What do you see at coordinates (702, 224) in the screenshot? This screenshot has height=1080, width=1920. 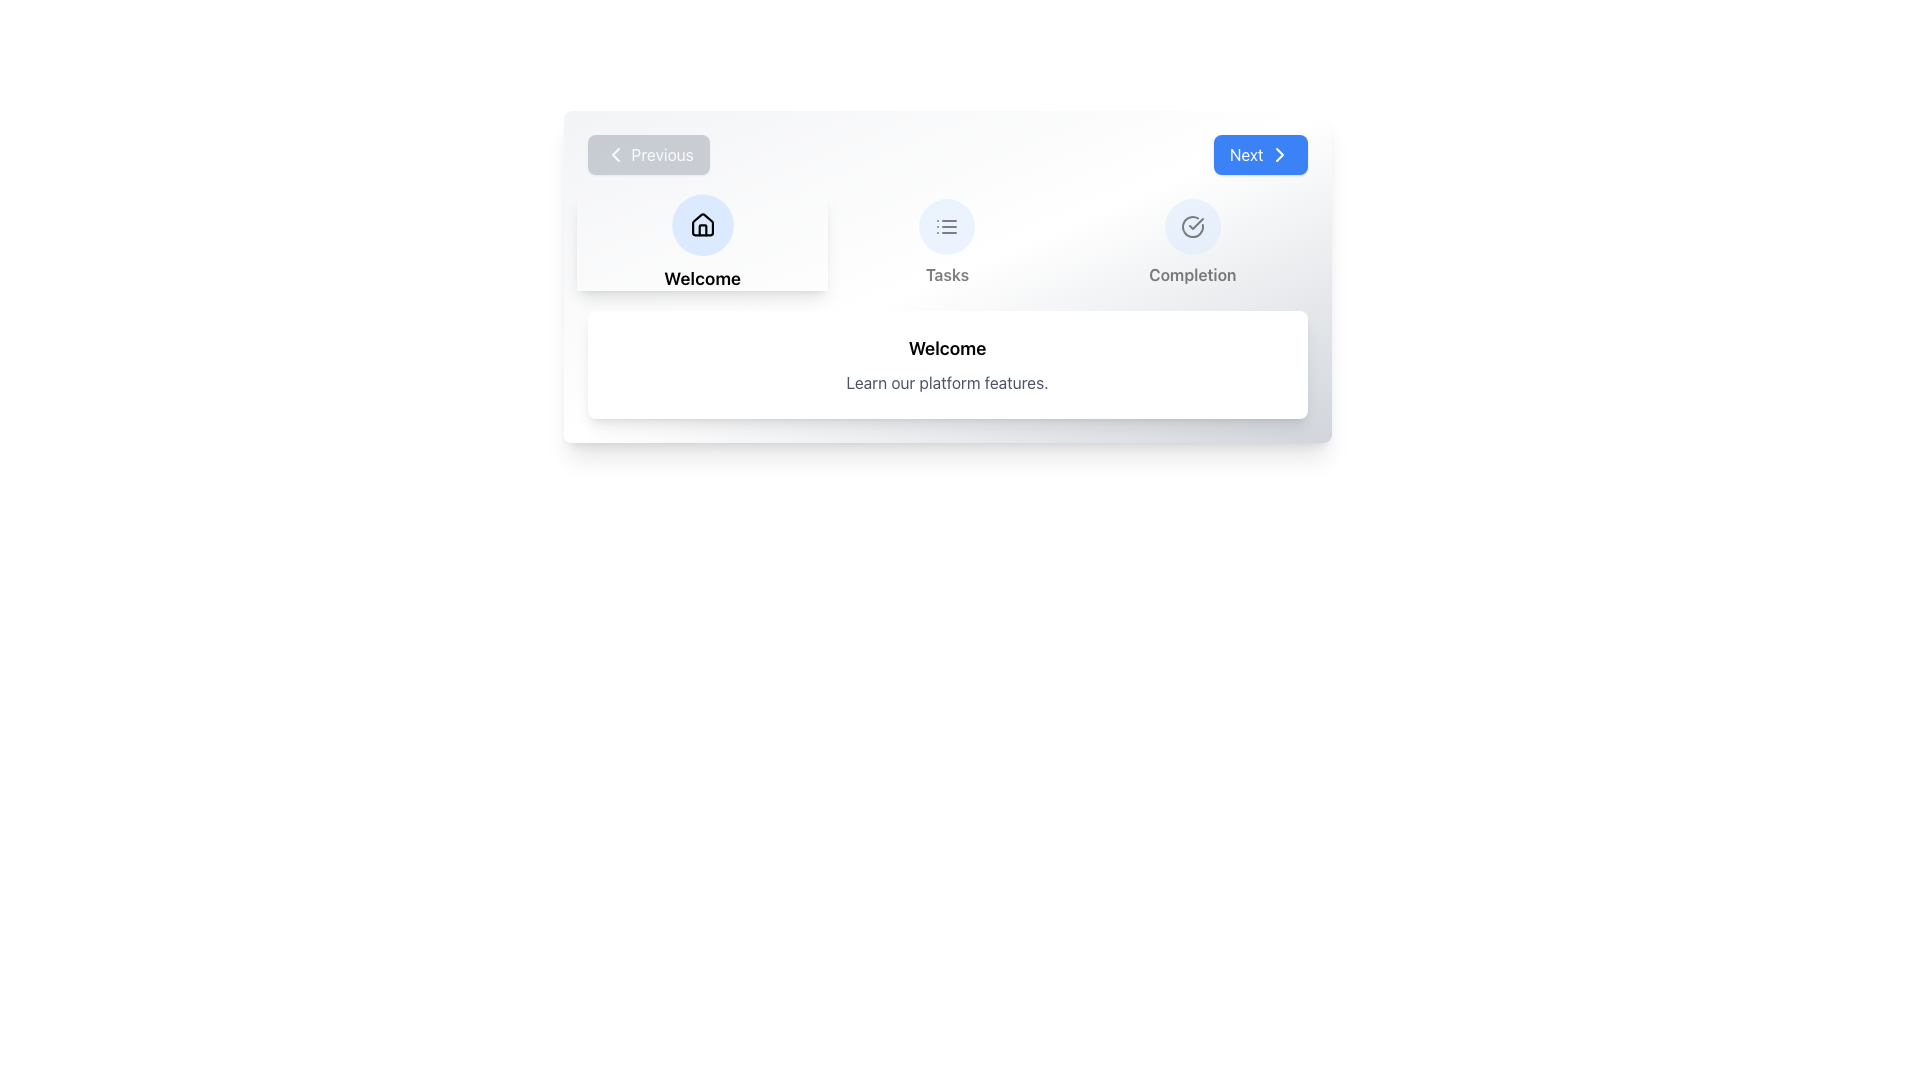 I see `the house-shaped icon located in the top-left navigation menu` at bounding box center [702, 224].